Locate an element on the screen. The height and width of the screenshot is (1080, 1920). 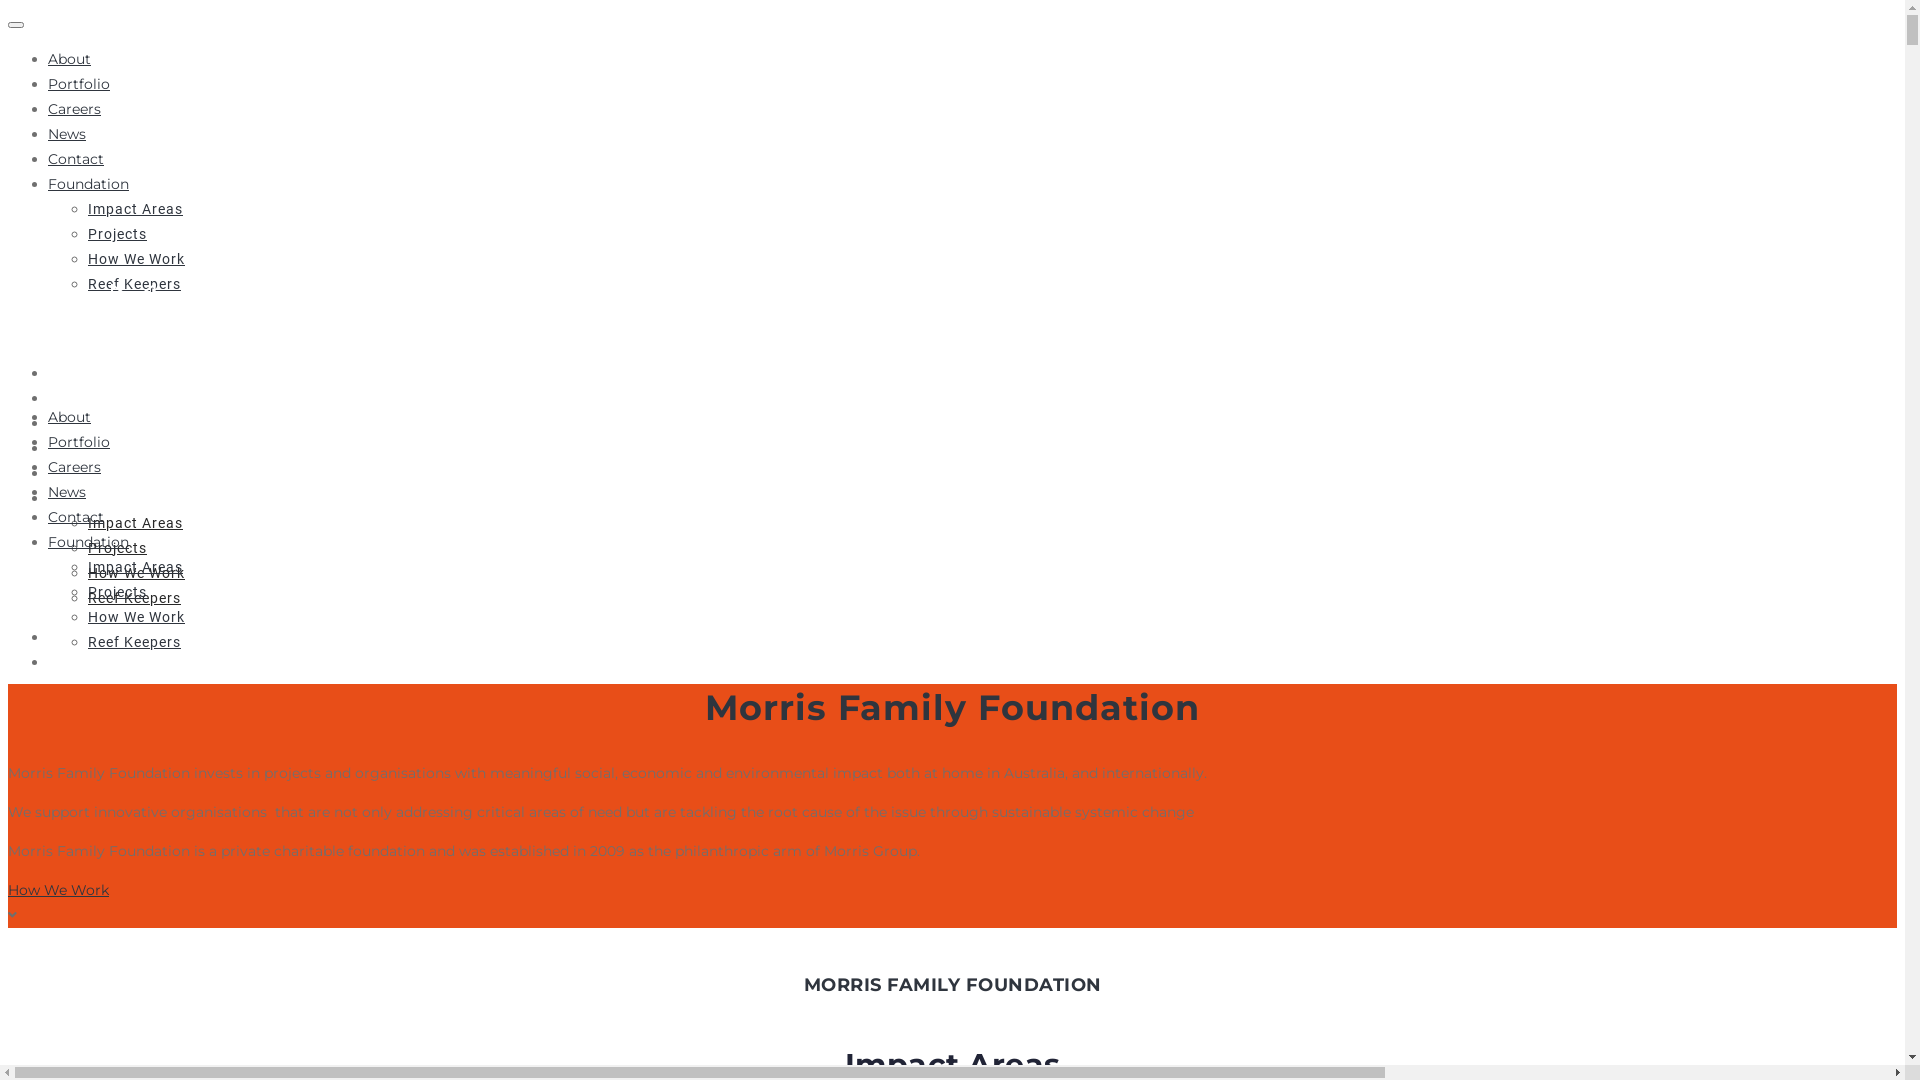
'Contact' is located at coordinates (48, 473).